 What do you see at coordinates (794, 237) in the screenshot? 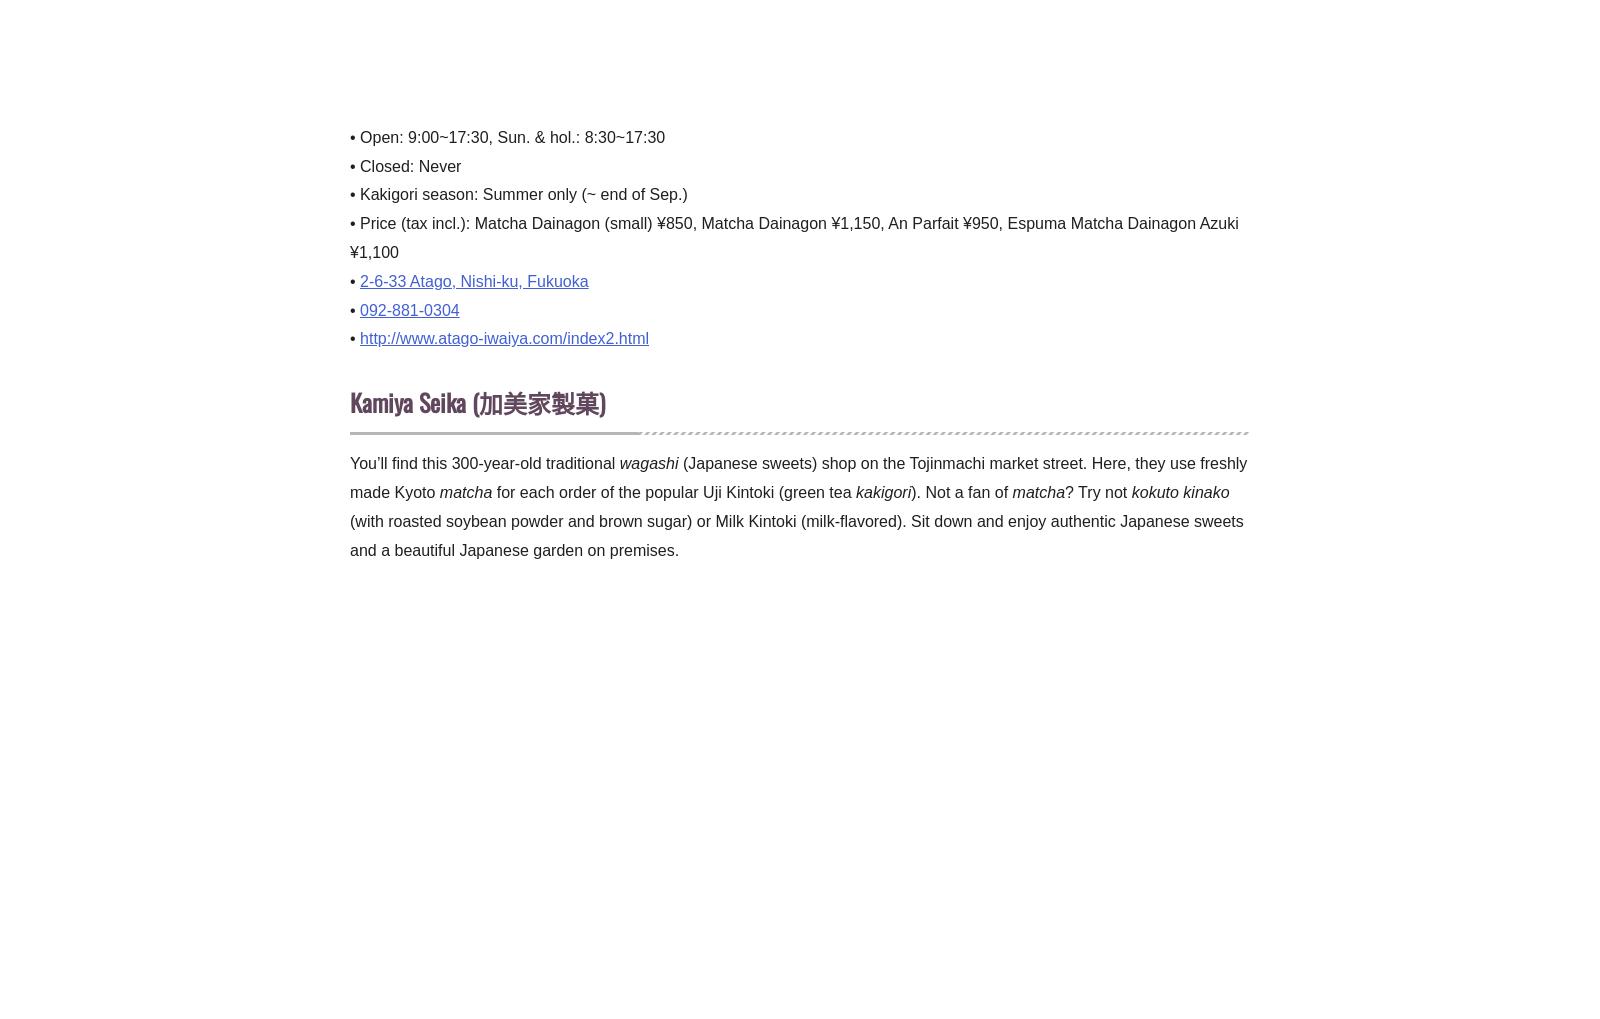
I see `'• Price (tax incl.): Matcha Dainagon (small) ¥850, Matcha Dainagon ¥1,150, An Parfait ¥950, Espuma Matcha Dainagon Azuki ¥1,100'` at bounding box center [794, 237].